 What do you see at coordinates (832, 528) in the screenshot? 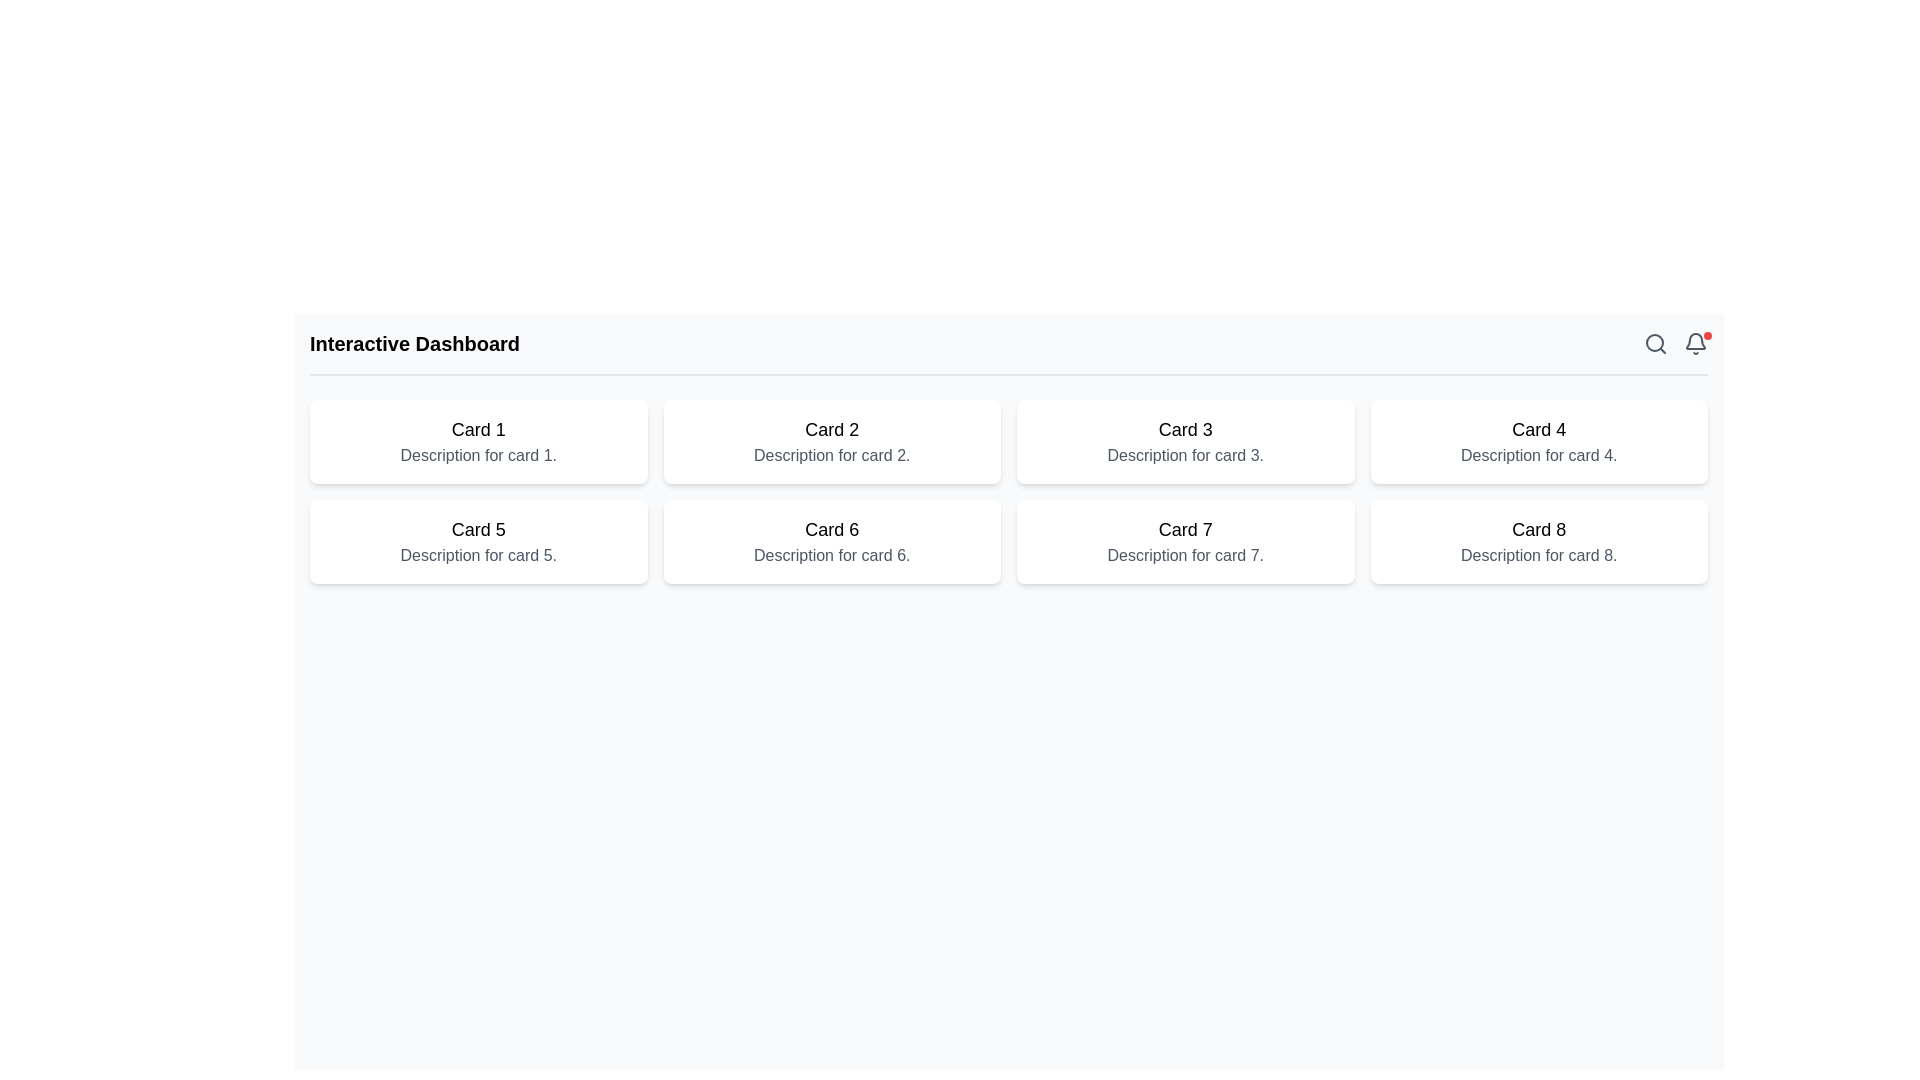
I see `the text label displaying 'Card 6' located in the upper half of the sixth card in the card layout` at bounding box center [832, 528].